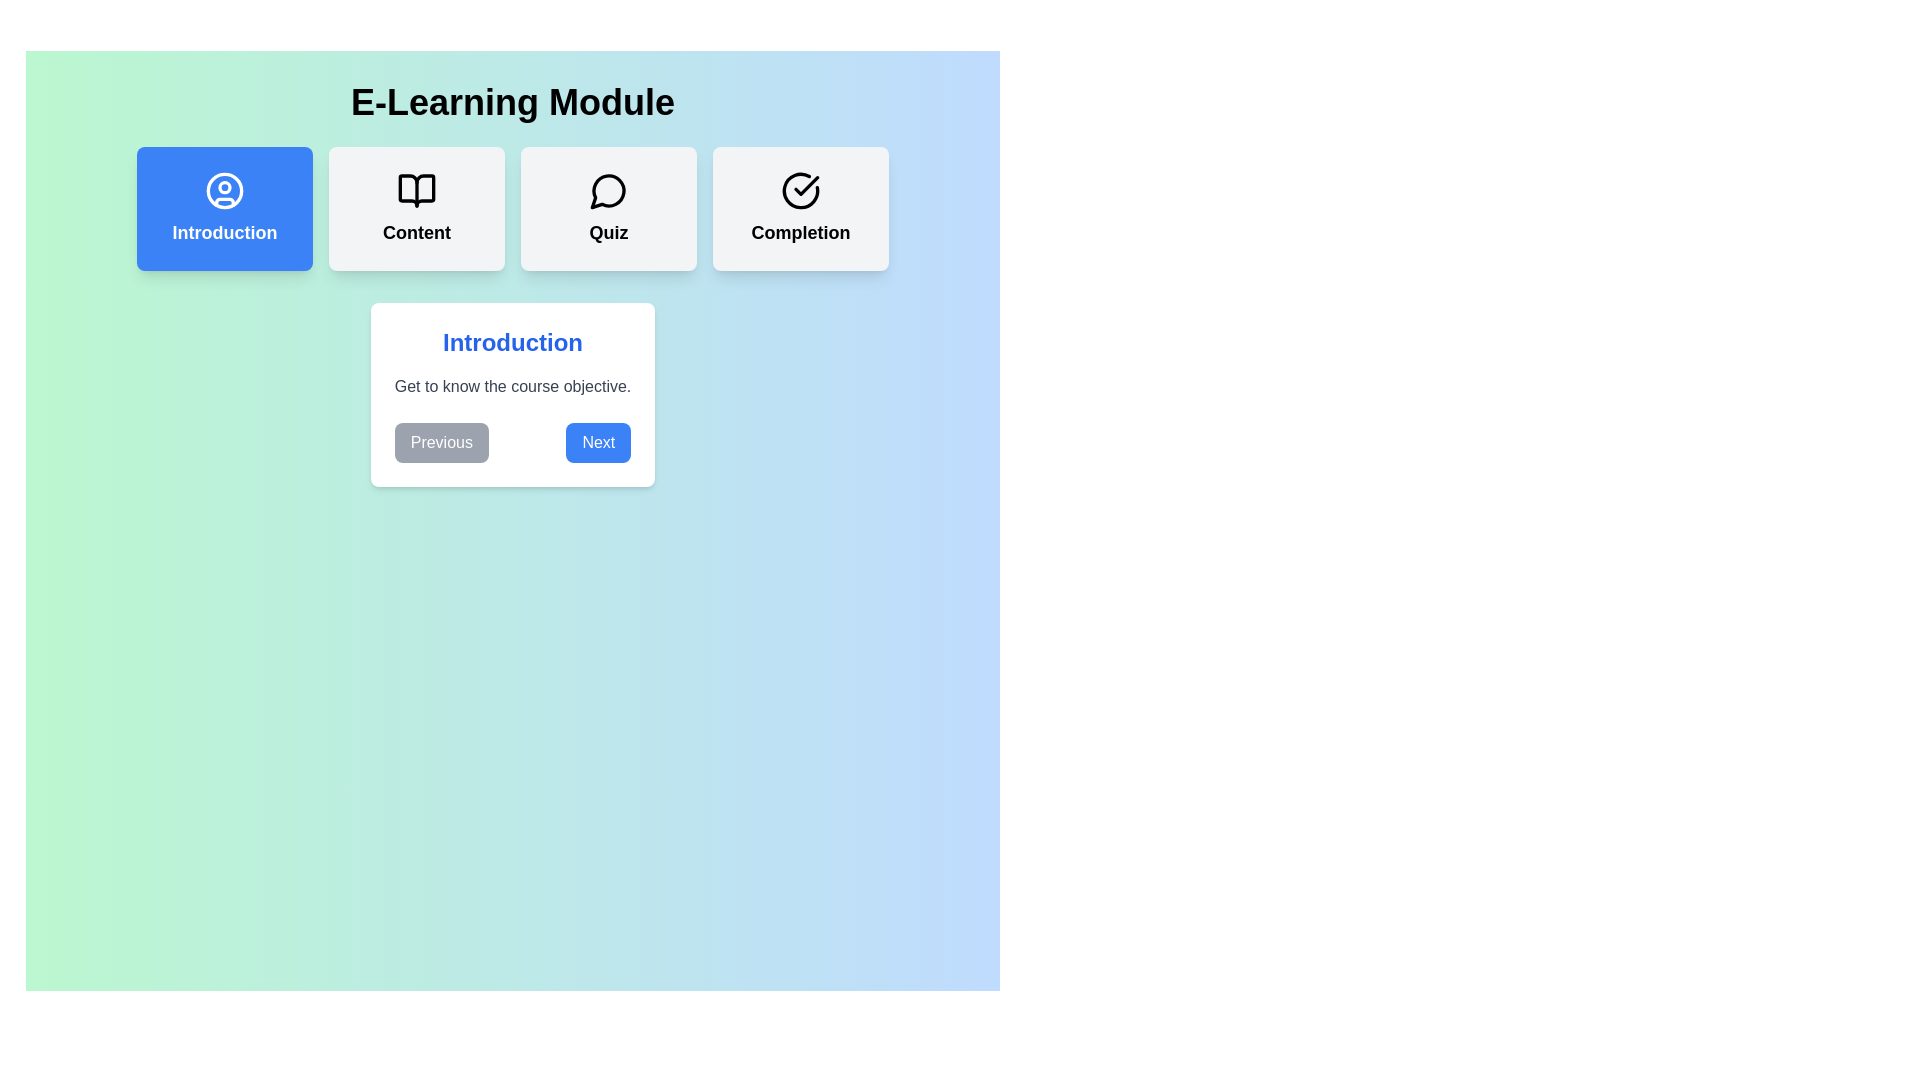 Image resolution: width=1920 pixels, height=1080 pixels. What do you see at coordinates (416, 208) in the screenshot?
I see `the learning step Content by clicking its card` at bounding box center [416, 208].